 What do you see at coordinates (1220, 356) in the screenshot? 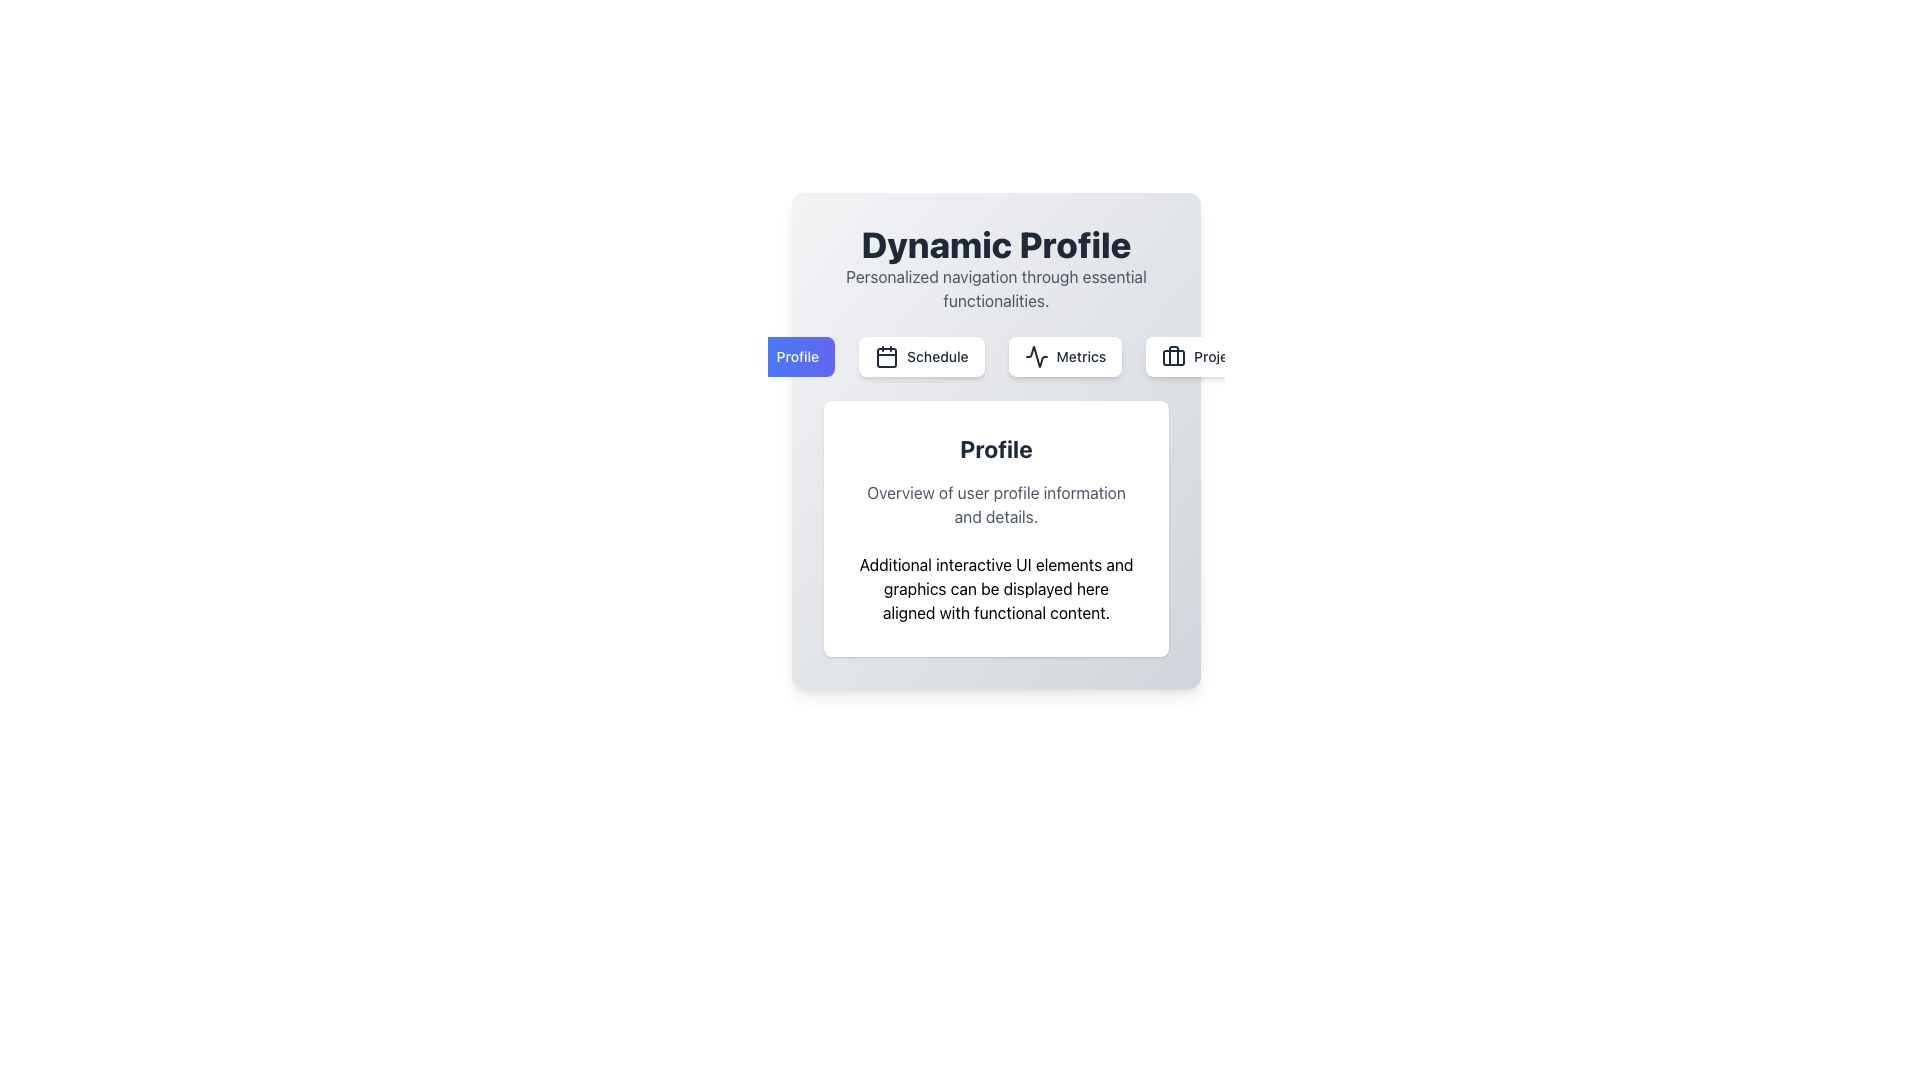
I see `the text label displaying 'Projects'` at bounding box center [1220, 356].